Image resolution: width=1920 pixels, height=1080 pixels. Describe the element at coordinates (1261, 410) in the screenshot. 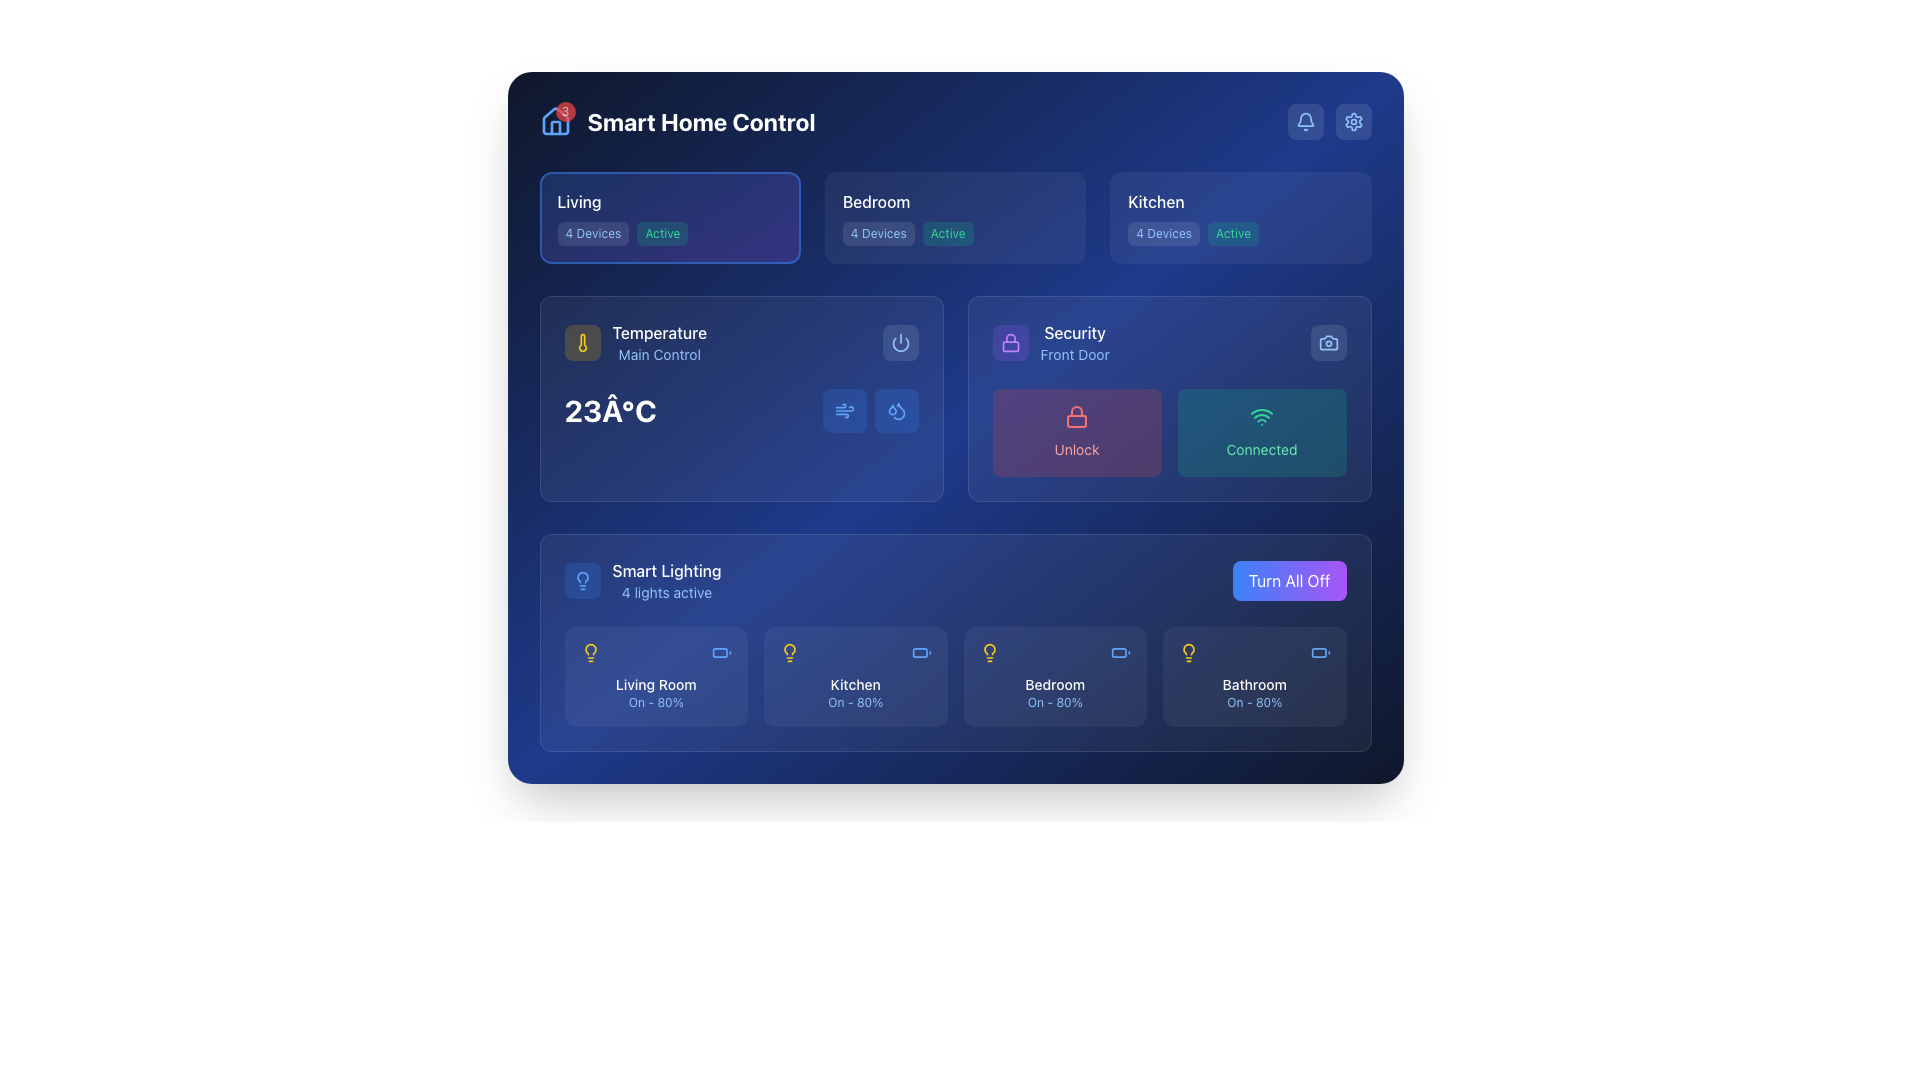

I see `the second arc of the Wi-Fi icon, which visually represents a connection or signal in the security control area of the interface` at that location.